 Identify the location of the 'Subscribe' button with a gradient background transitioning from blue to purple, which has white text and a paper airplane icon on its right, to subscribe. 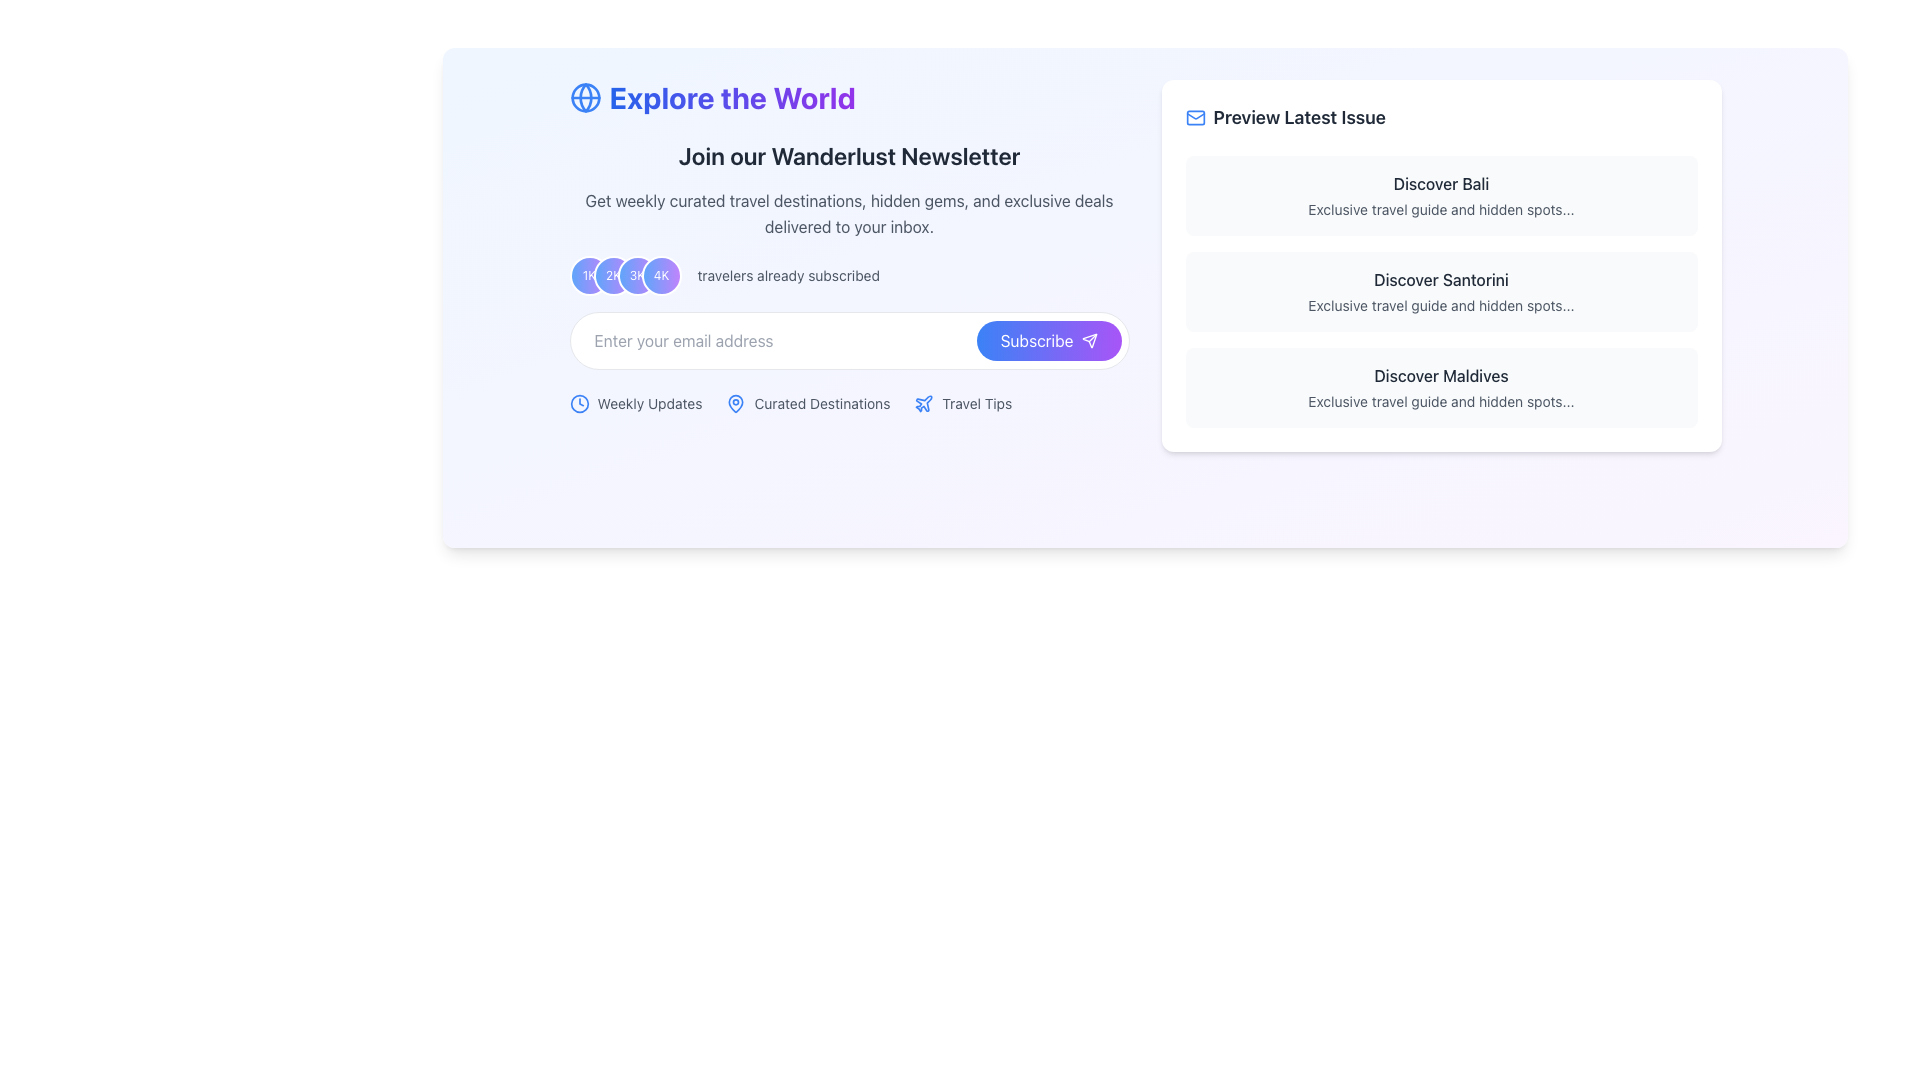
(1048, 339).